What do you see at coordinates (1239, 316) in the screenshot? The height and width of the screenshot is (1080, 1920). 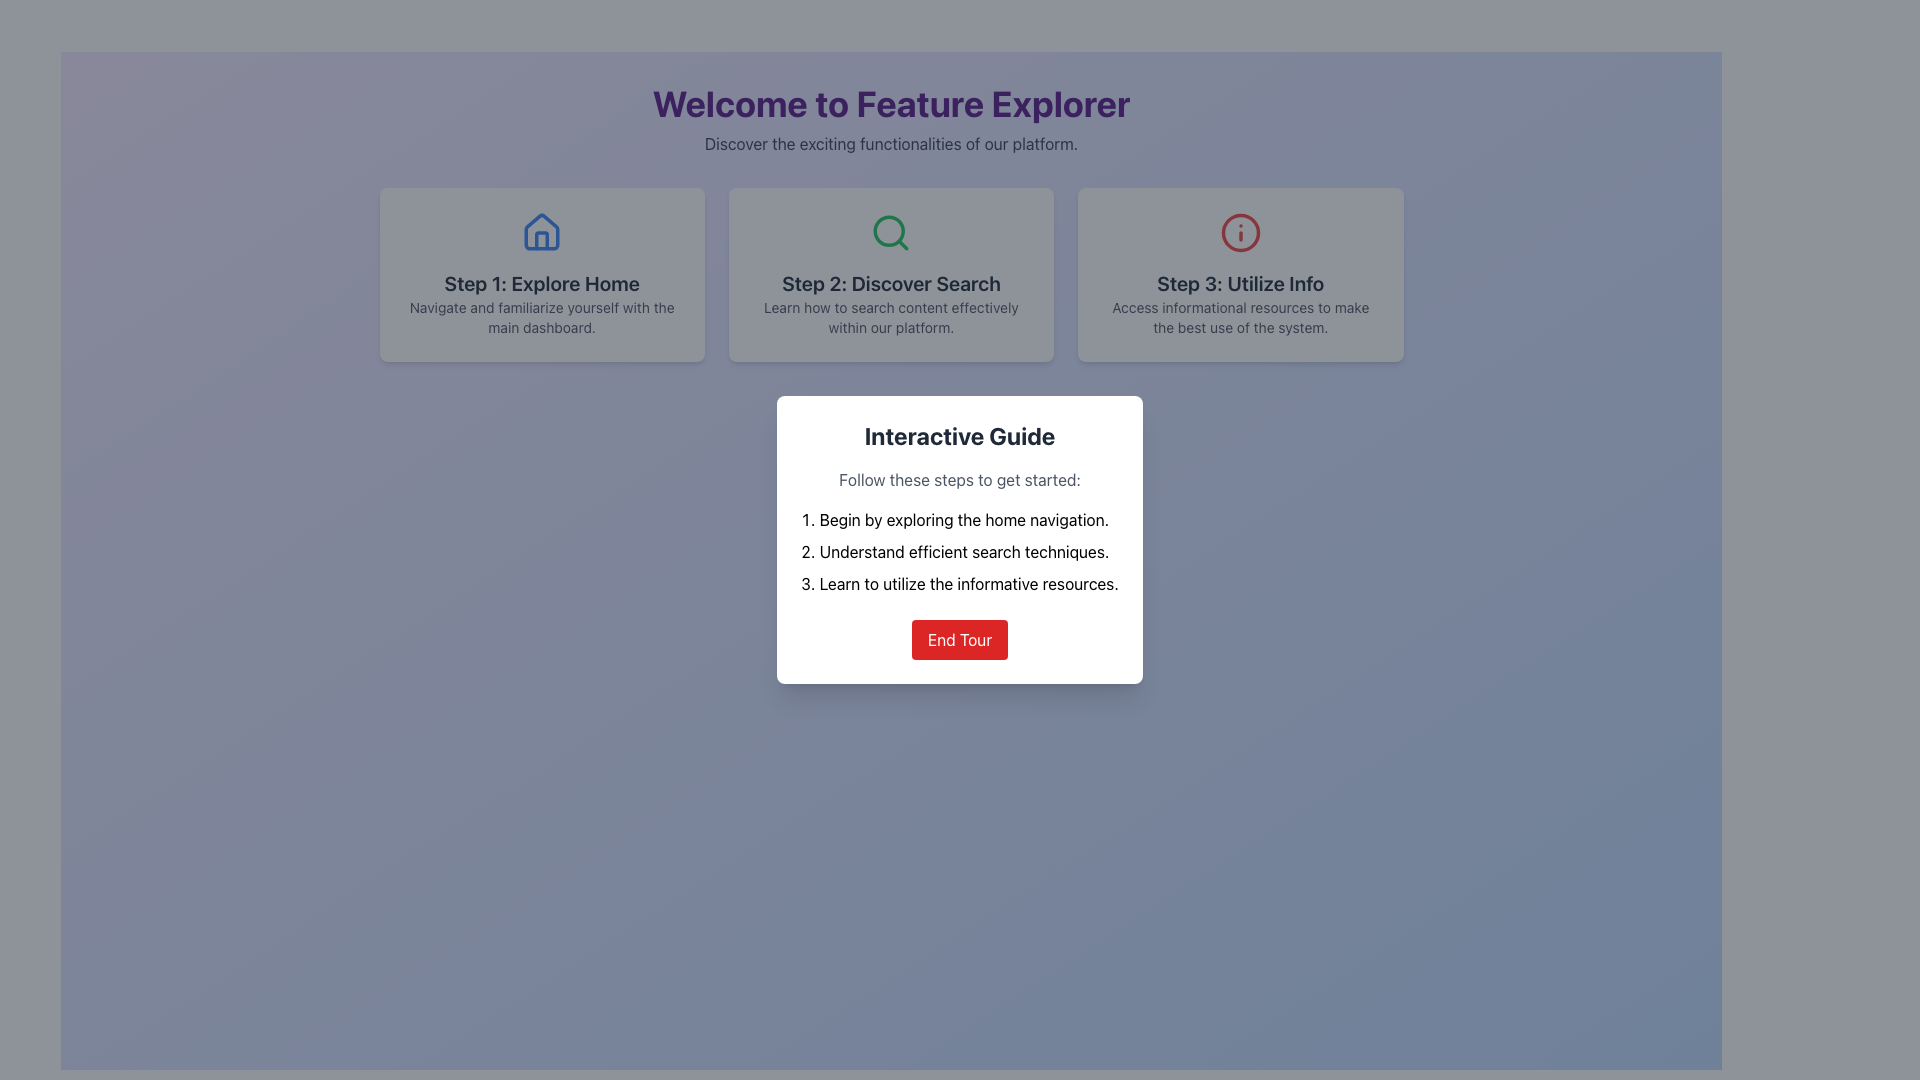 I see `informational text block located under the title 'Step 3: Utilize Info' in the third instructional card` at bounding box center [1239, 316].